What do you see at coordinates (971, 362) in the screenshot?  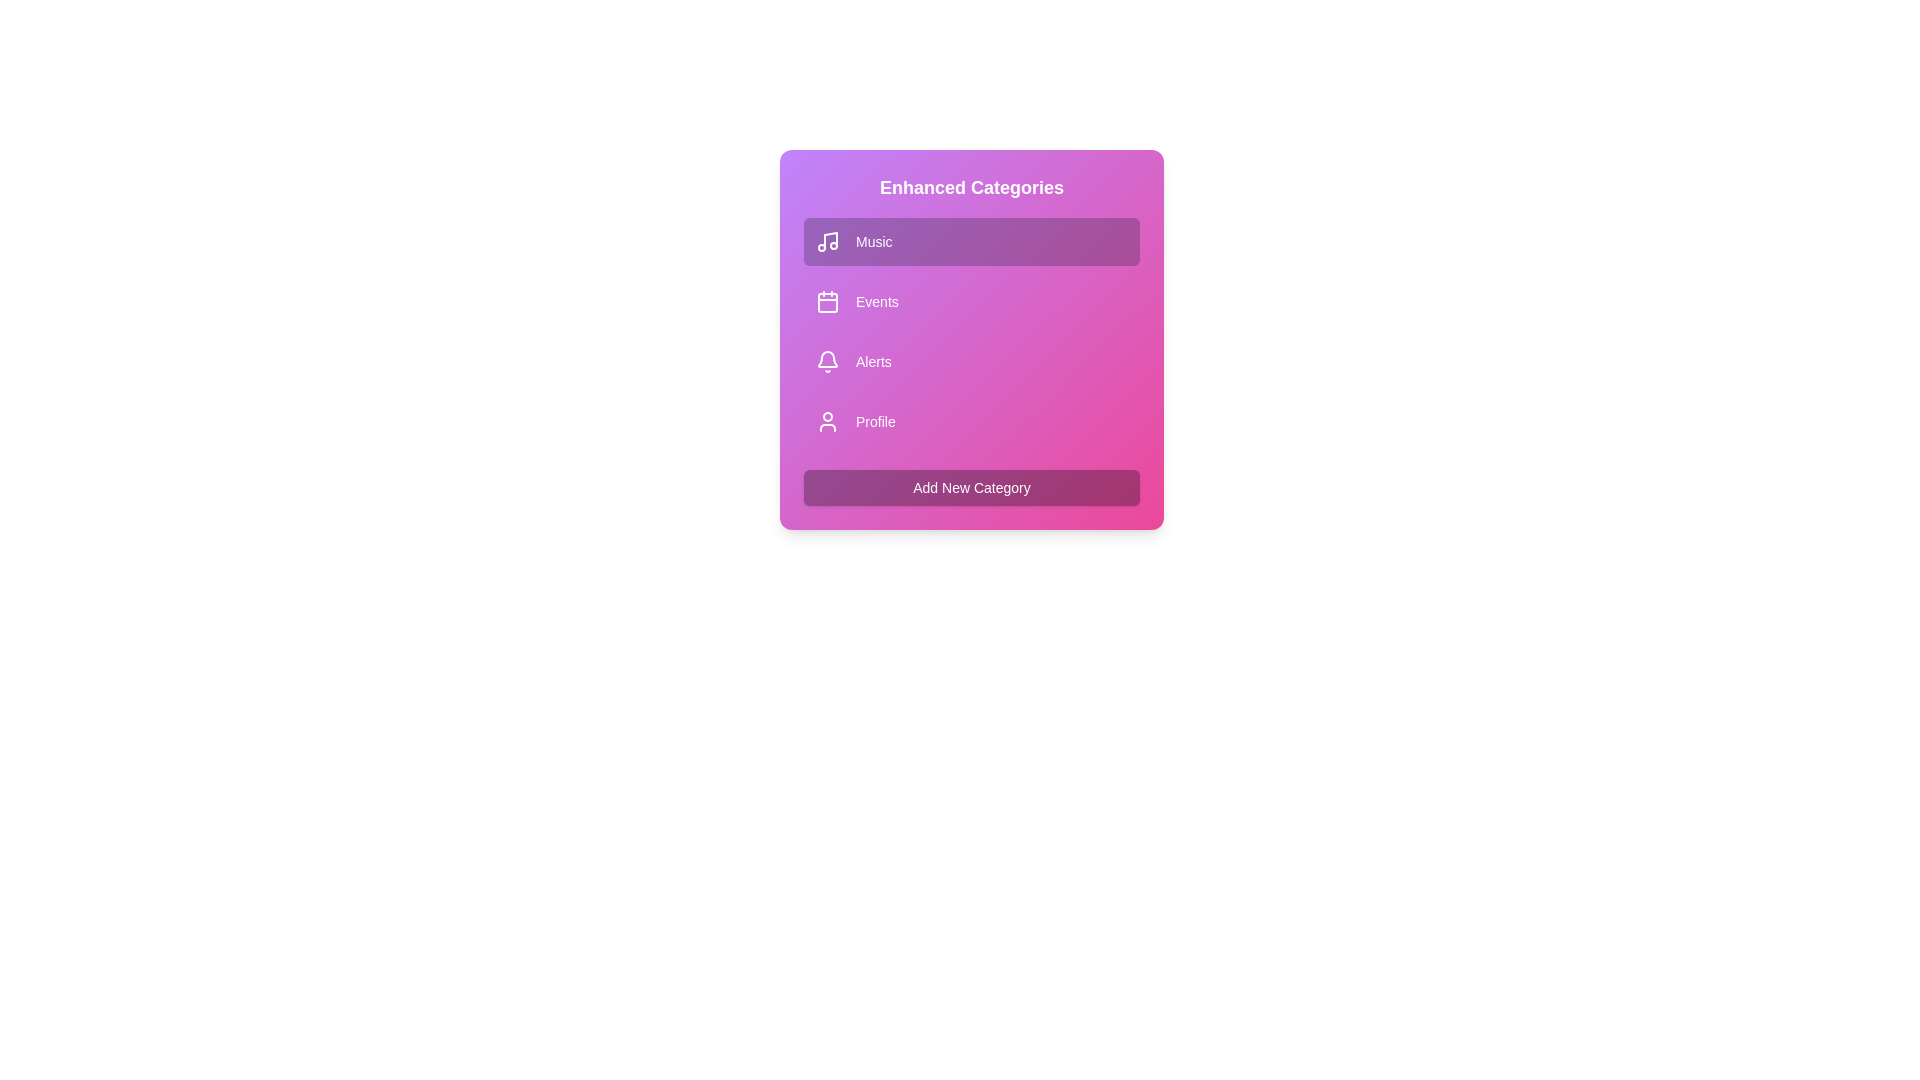 I see `the category Alerts to observe the hover effect` at bounding box center [971, 362].